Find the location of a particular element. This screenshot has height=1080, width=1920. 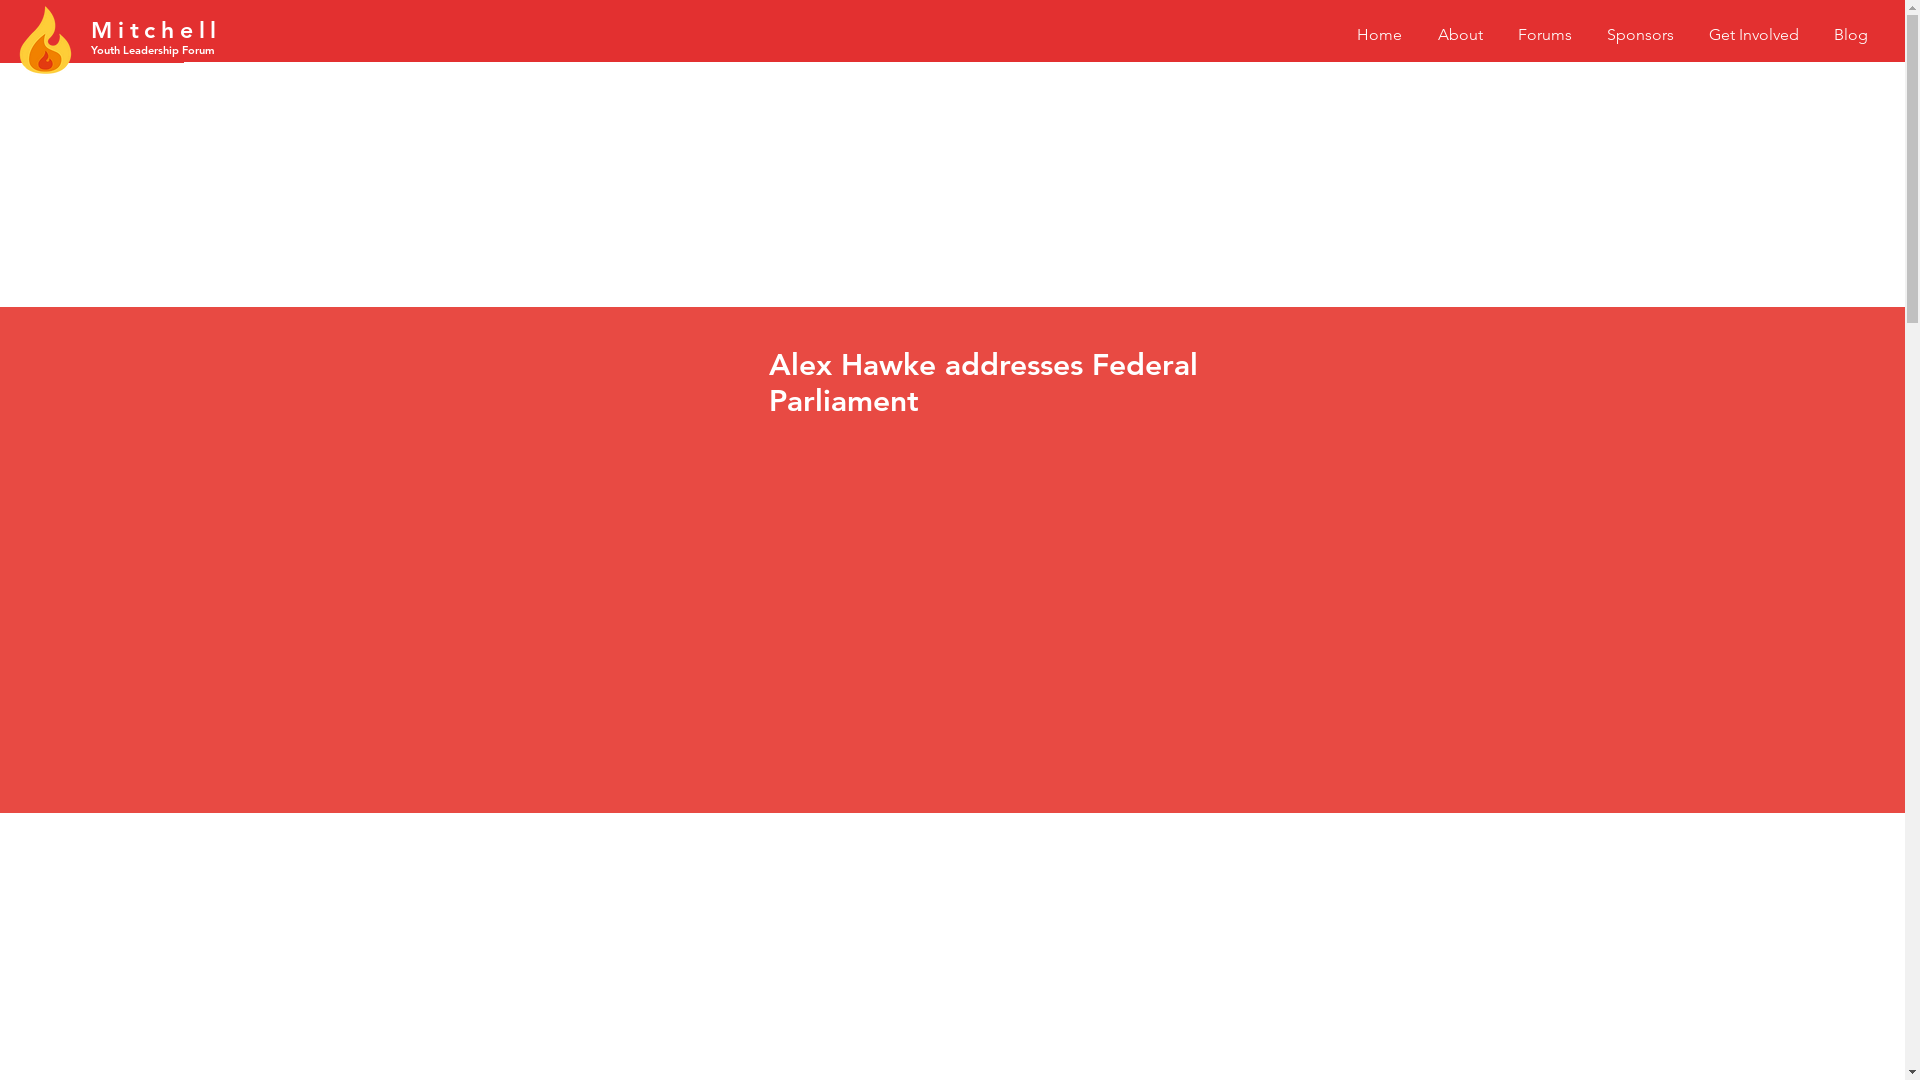

'Blog' is located at coordinates (1849, 34).